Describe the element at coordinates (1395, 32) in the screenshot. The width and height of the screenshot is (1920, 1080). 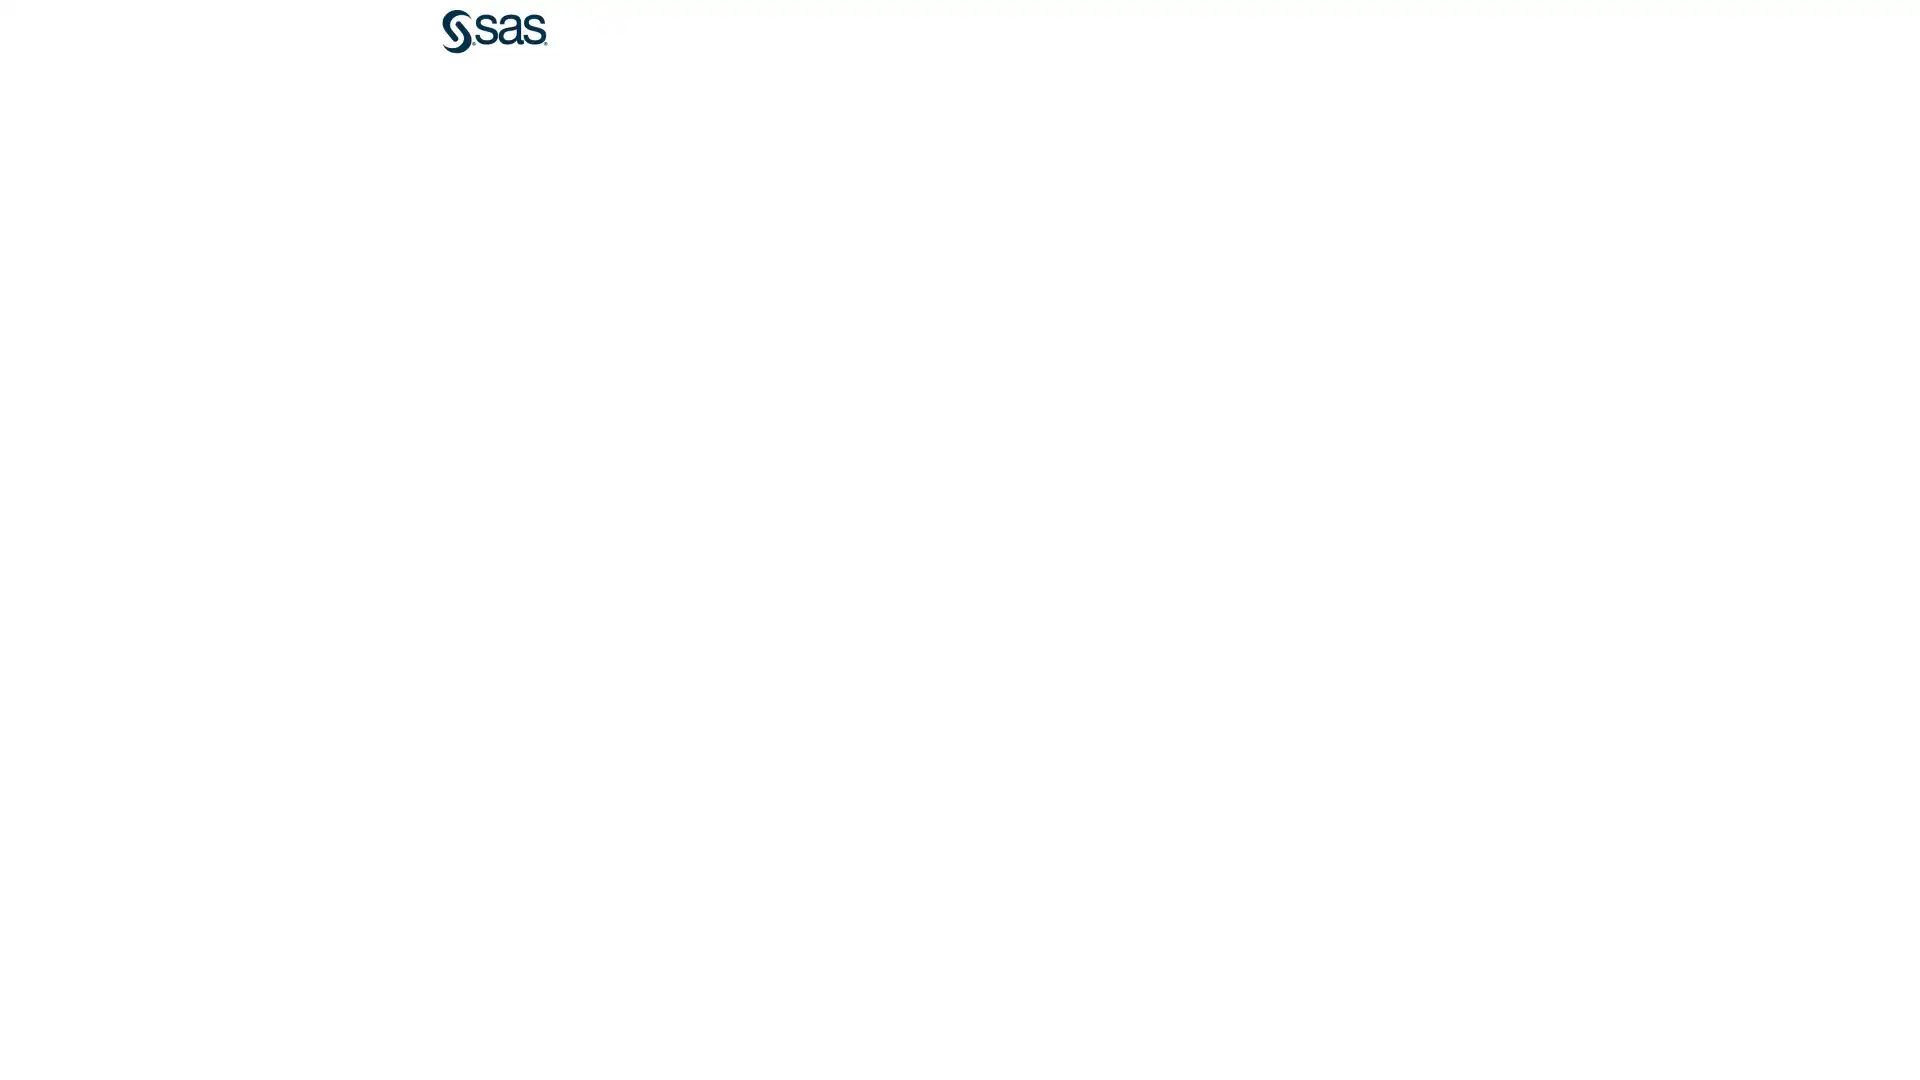
I see `Worldwide Sites` at that location.